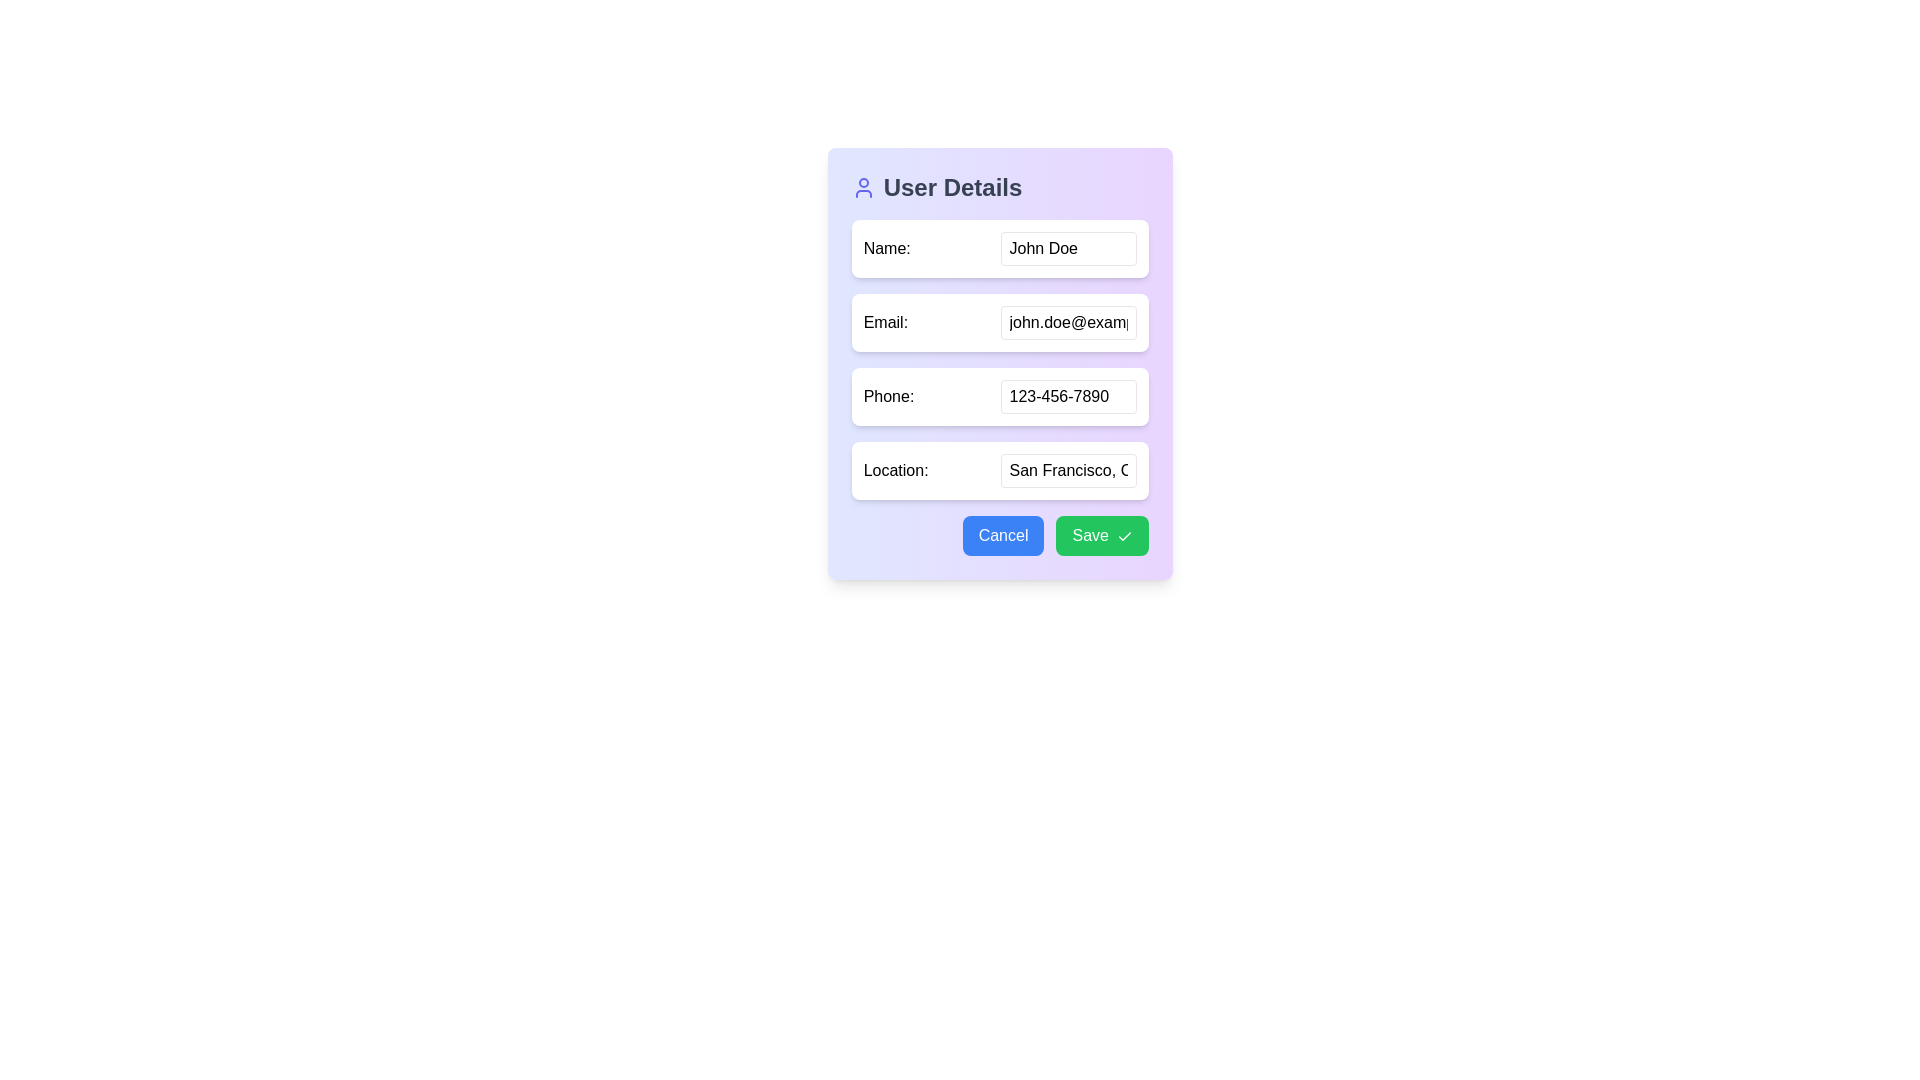  I want to click on the static text label element indicating the name input field, which is located to the left of the input field containing the text 'John Doe', so click(886, 248).